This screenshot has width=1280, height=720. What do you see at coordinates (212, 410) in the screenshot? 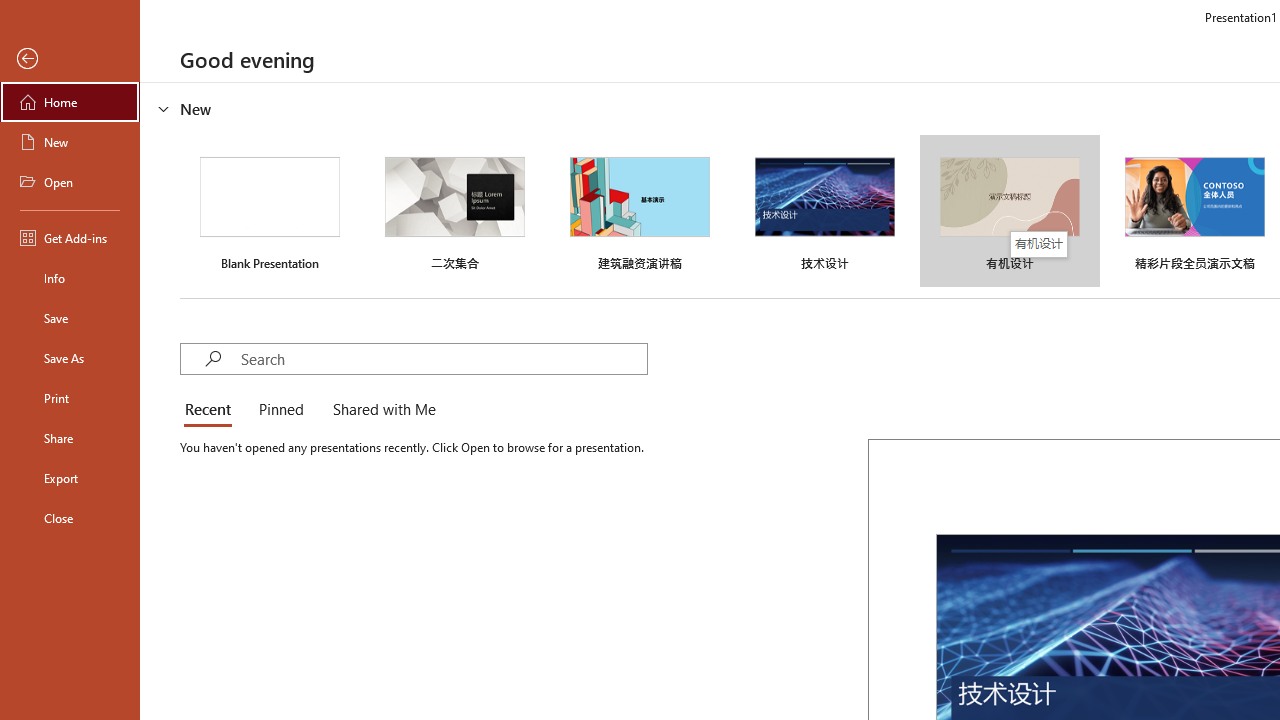
I see `'Recent'` at bounding box center [212, 410].